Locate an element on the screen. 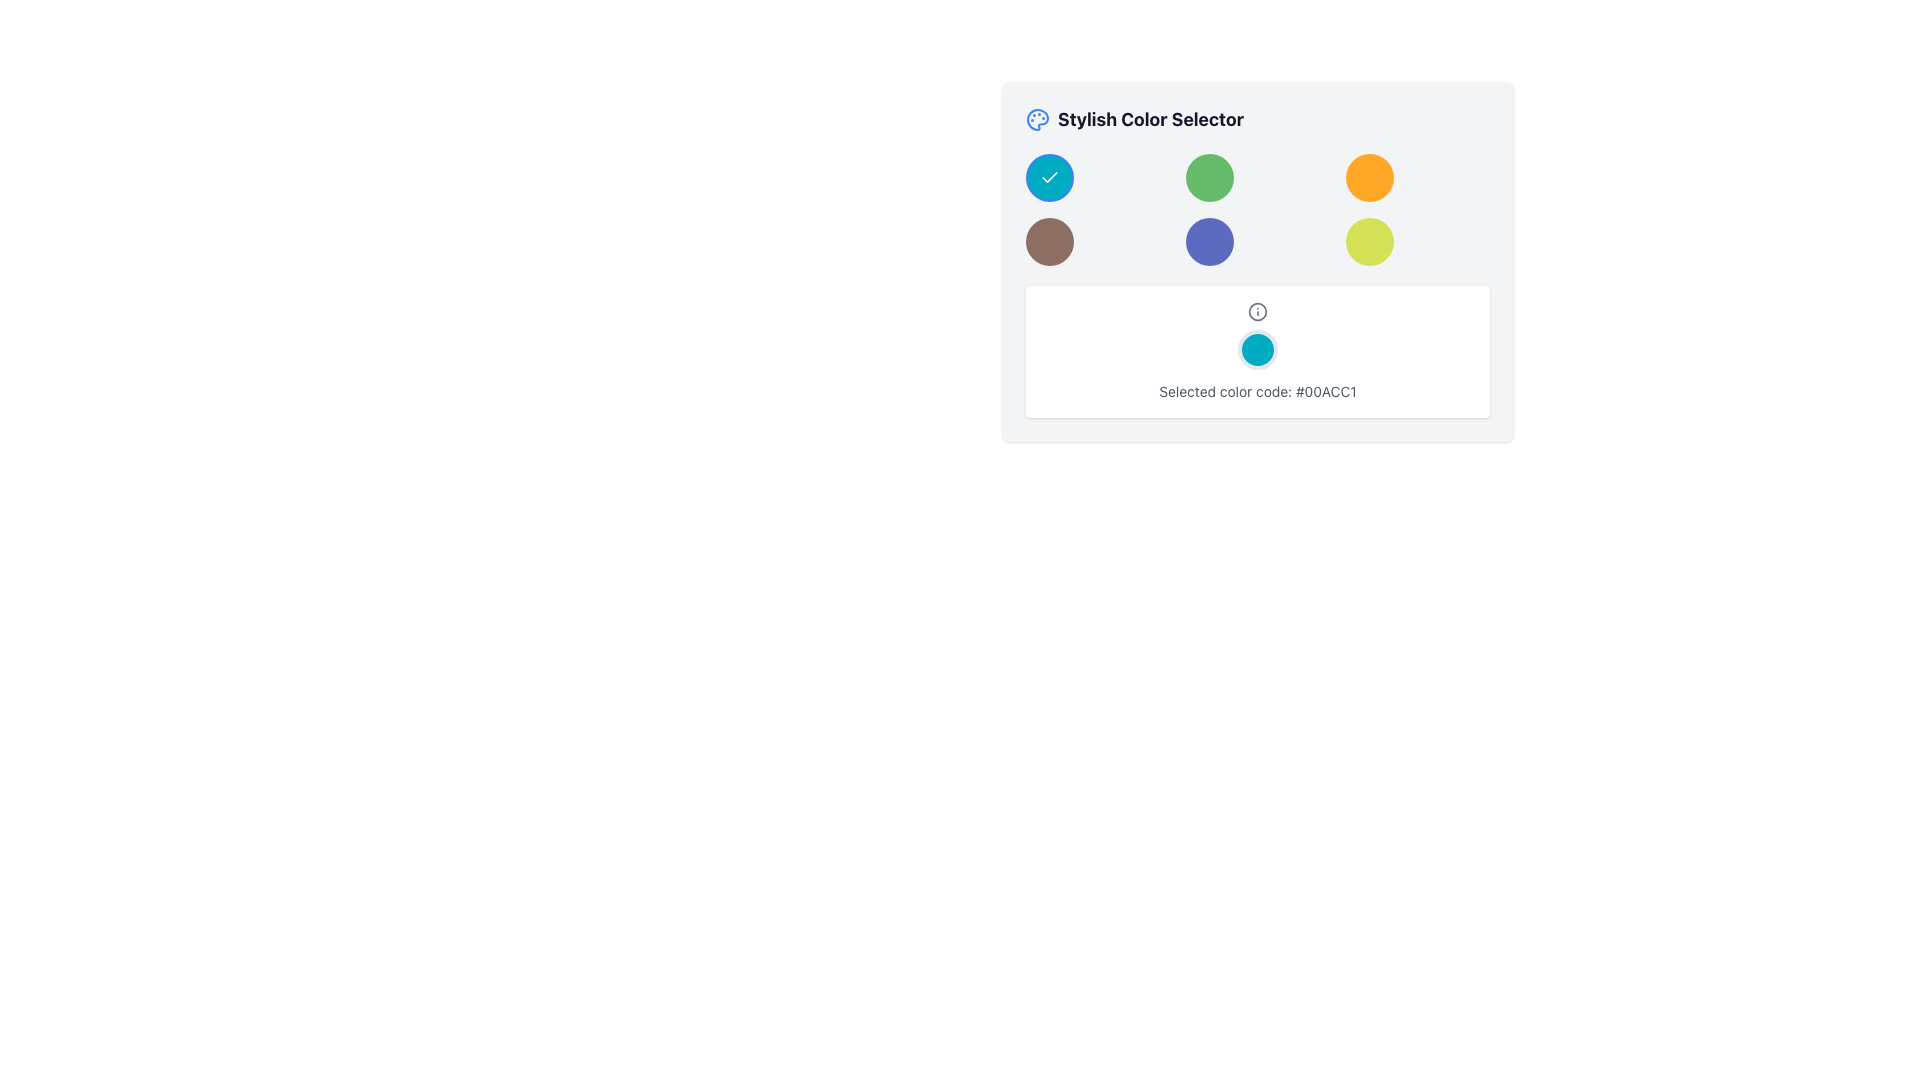  the circular interactive button with a bright green background to trigger its hover effects is located at coordinates (1208, 176).